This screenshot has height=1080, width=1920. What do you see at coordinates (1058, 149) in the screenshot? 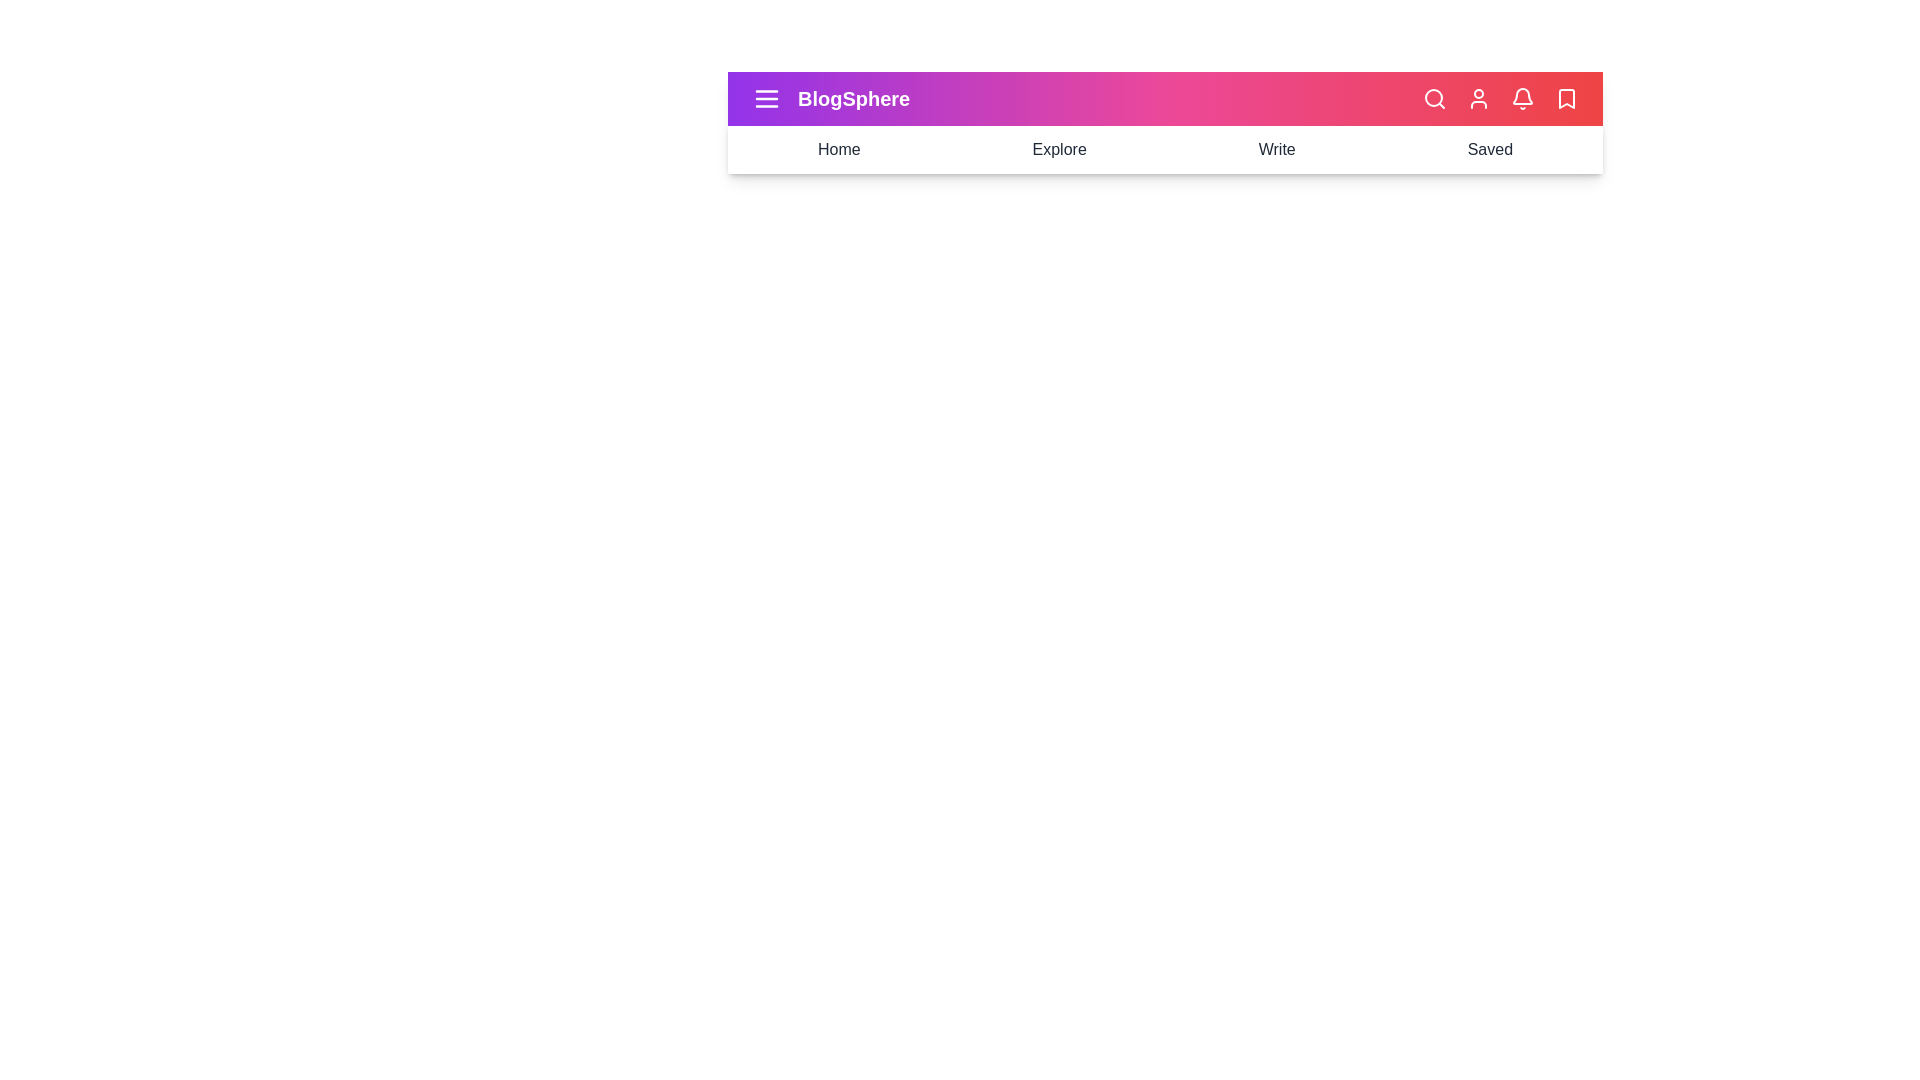
I see `the element Explore to preview its effect` at bounding box center [1058, 149].